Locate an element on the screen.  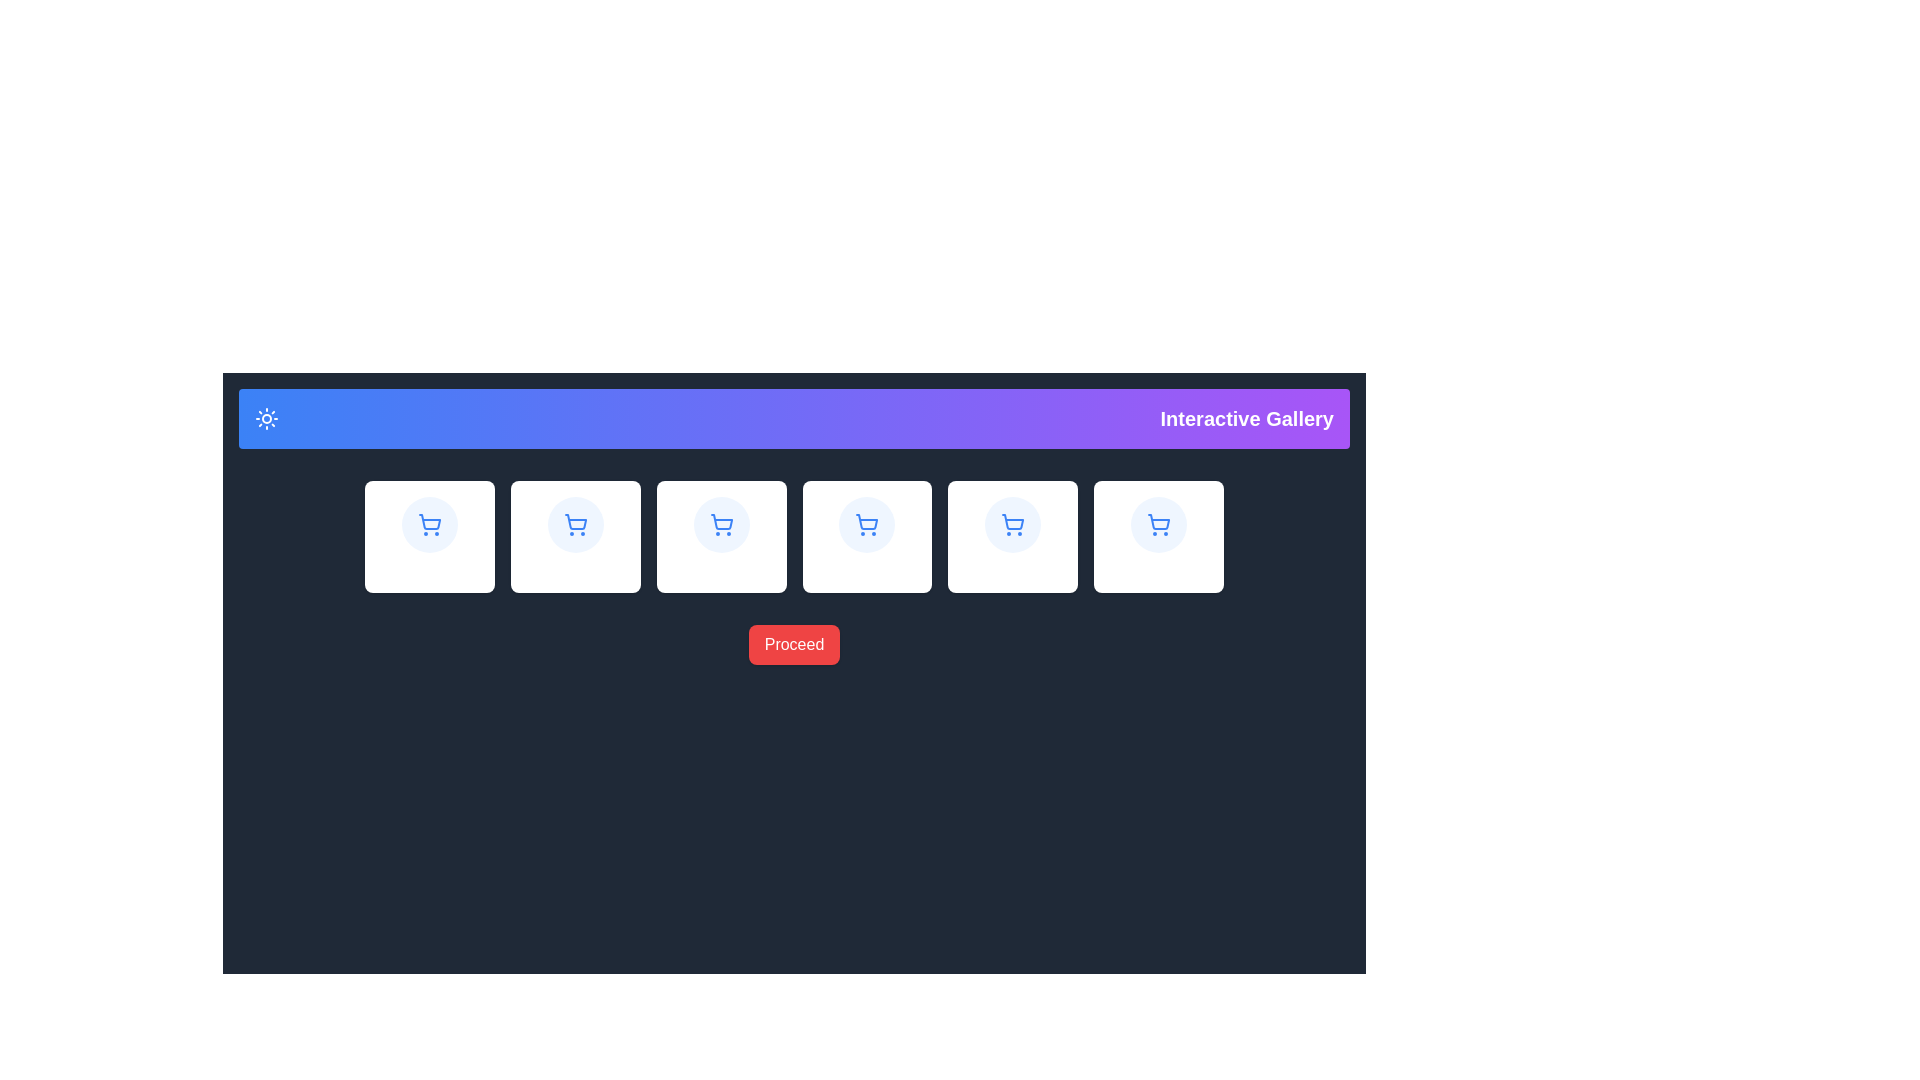
the fourth card in the grid layout that features a blue shopping cart icon and the text 'Sun' in bold below it is located at coordinates (867, 535).